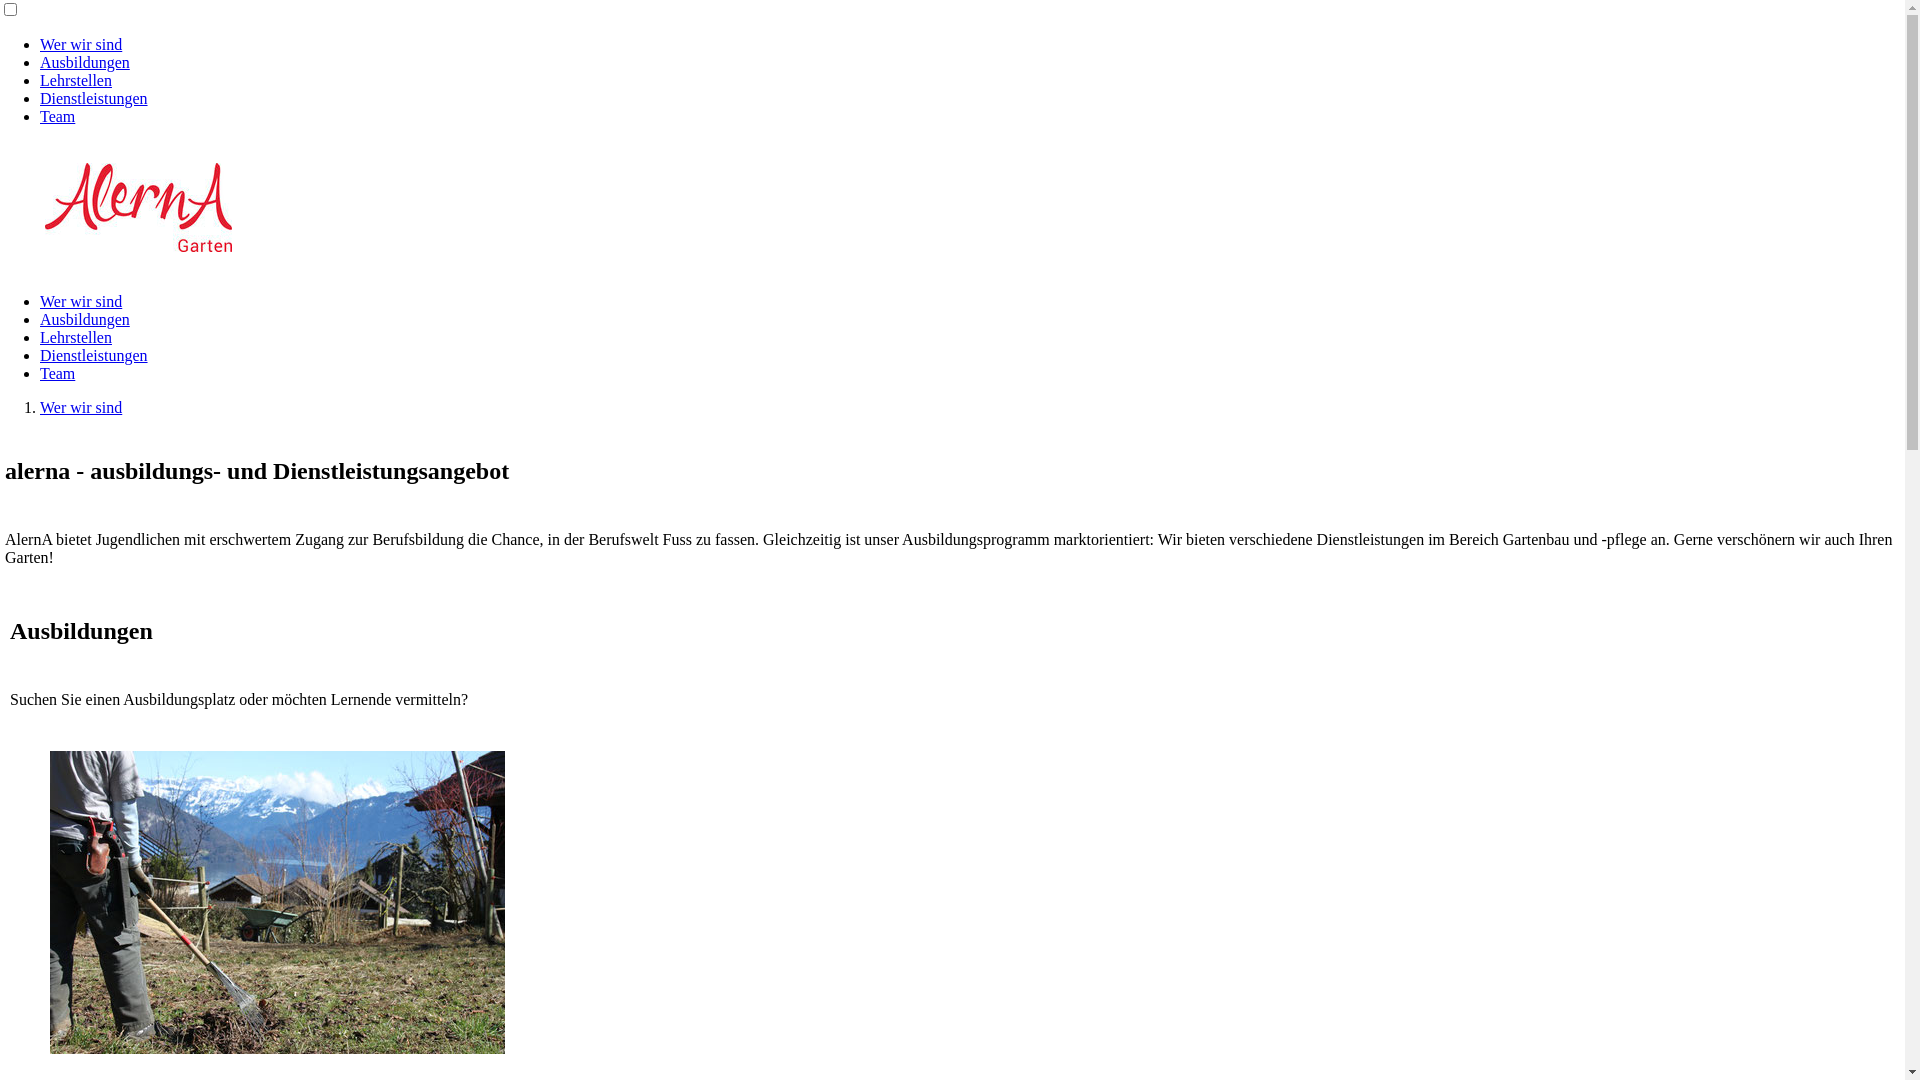 The image size is (1920, 1080). What do you see at coordinates (76, 336) in the screenshot?
I see `'Lehrstellen'` at bounding box center [76, 336].